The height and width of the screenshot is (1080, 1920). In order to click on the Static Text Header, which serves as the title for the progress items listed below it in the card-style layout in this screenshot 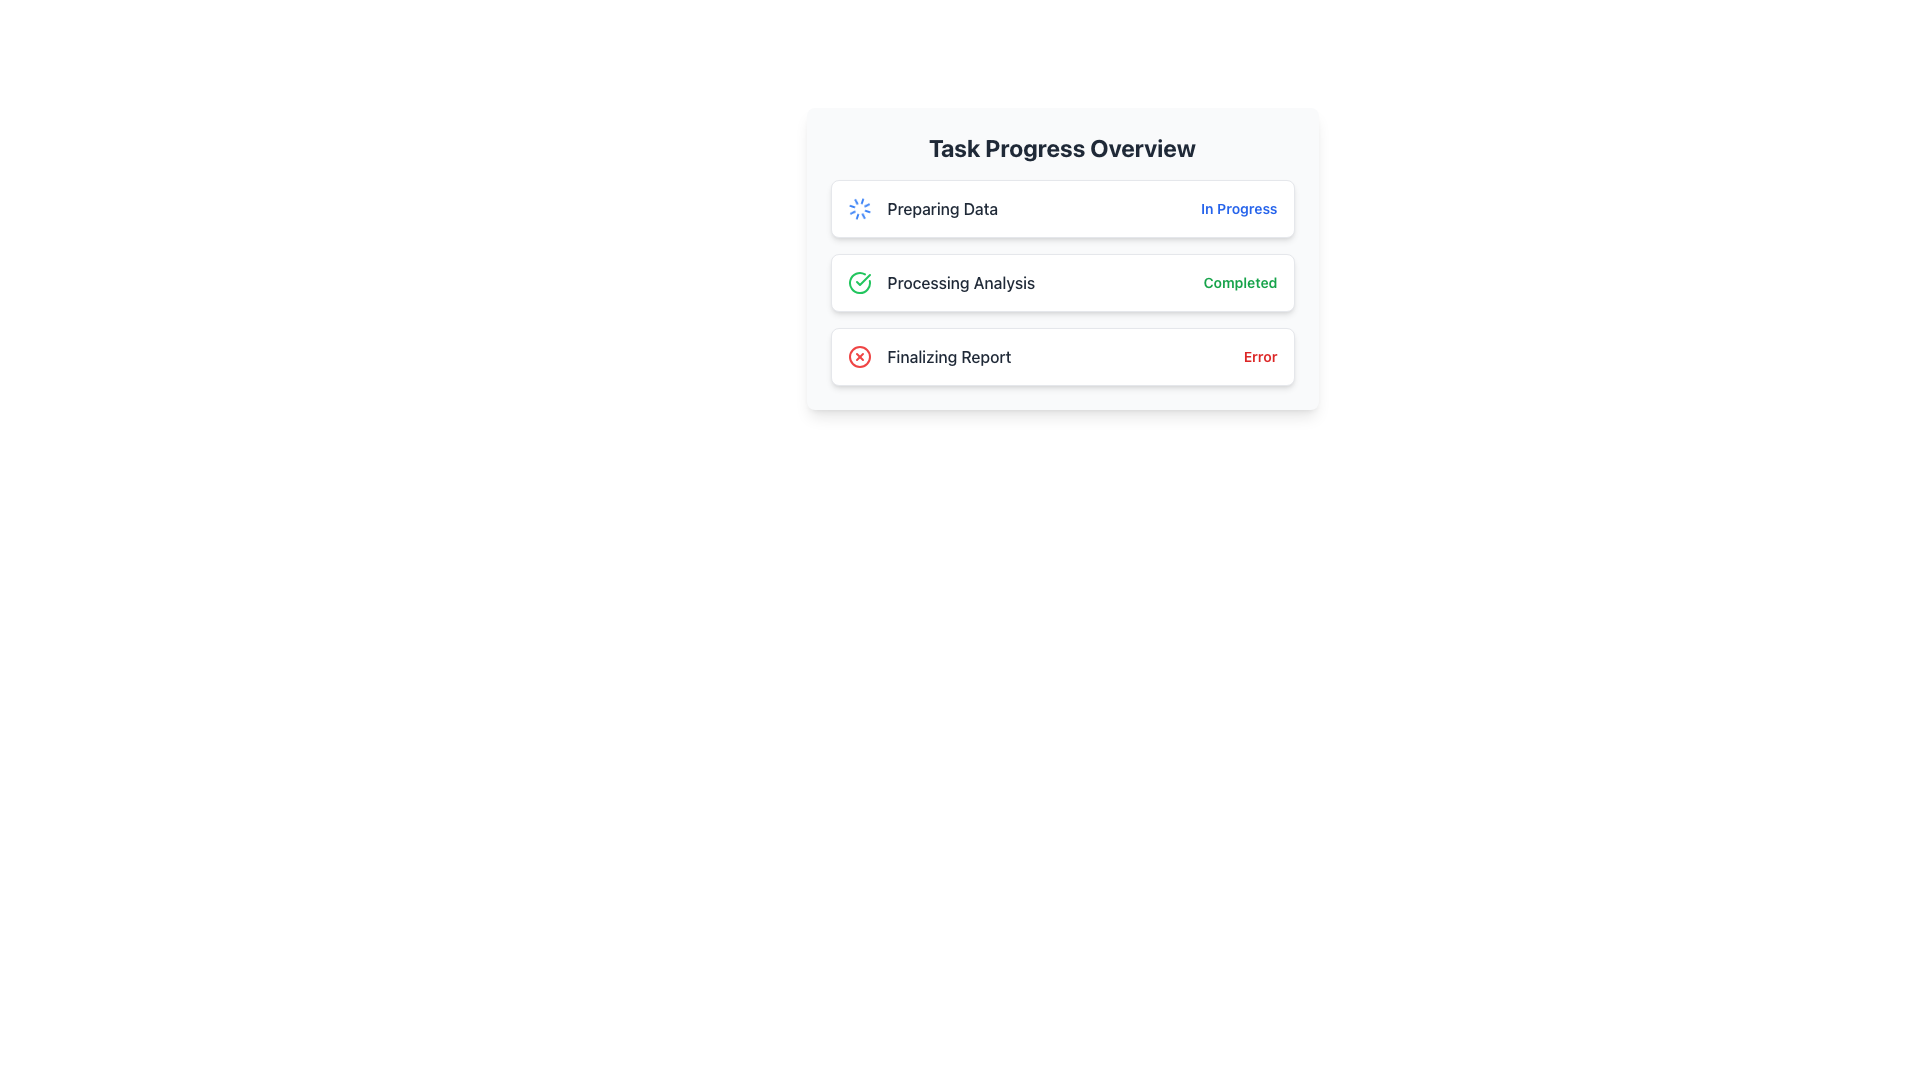, I will do `click(1061, 146)`.